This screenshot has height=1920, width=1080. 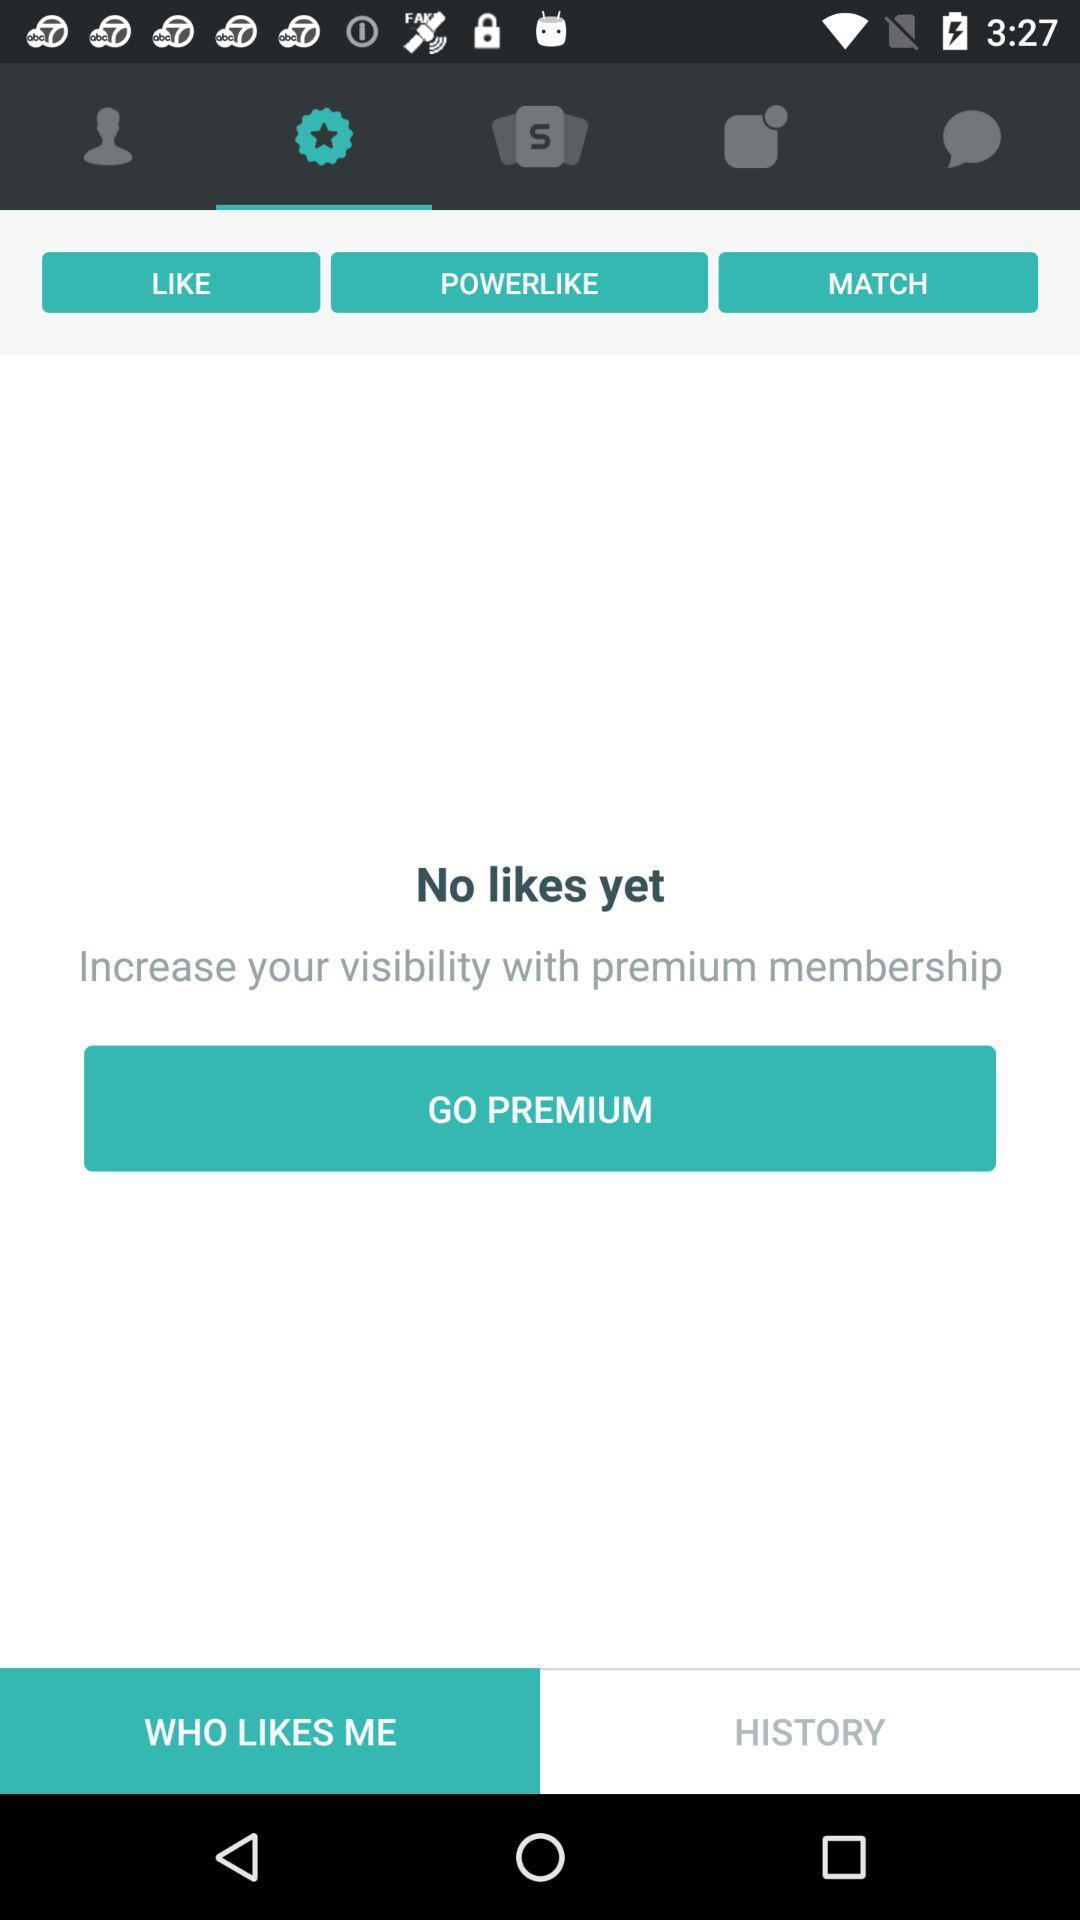 What do you see at coordinates (810, 1730) in the screenshot?
I see `history` at bounding box center [810, 1730].